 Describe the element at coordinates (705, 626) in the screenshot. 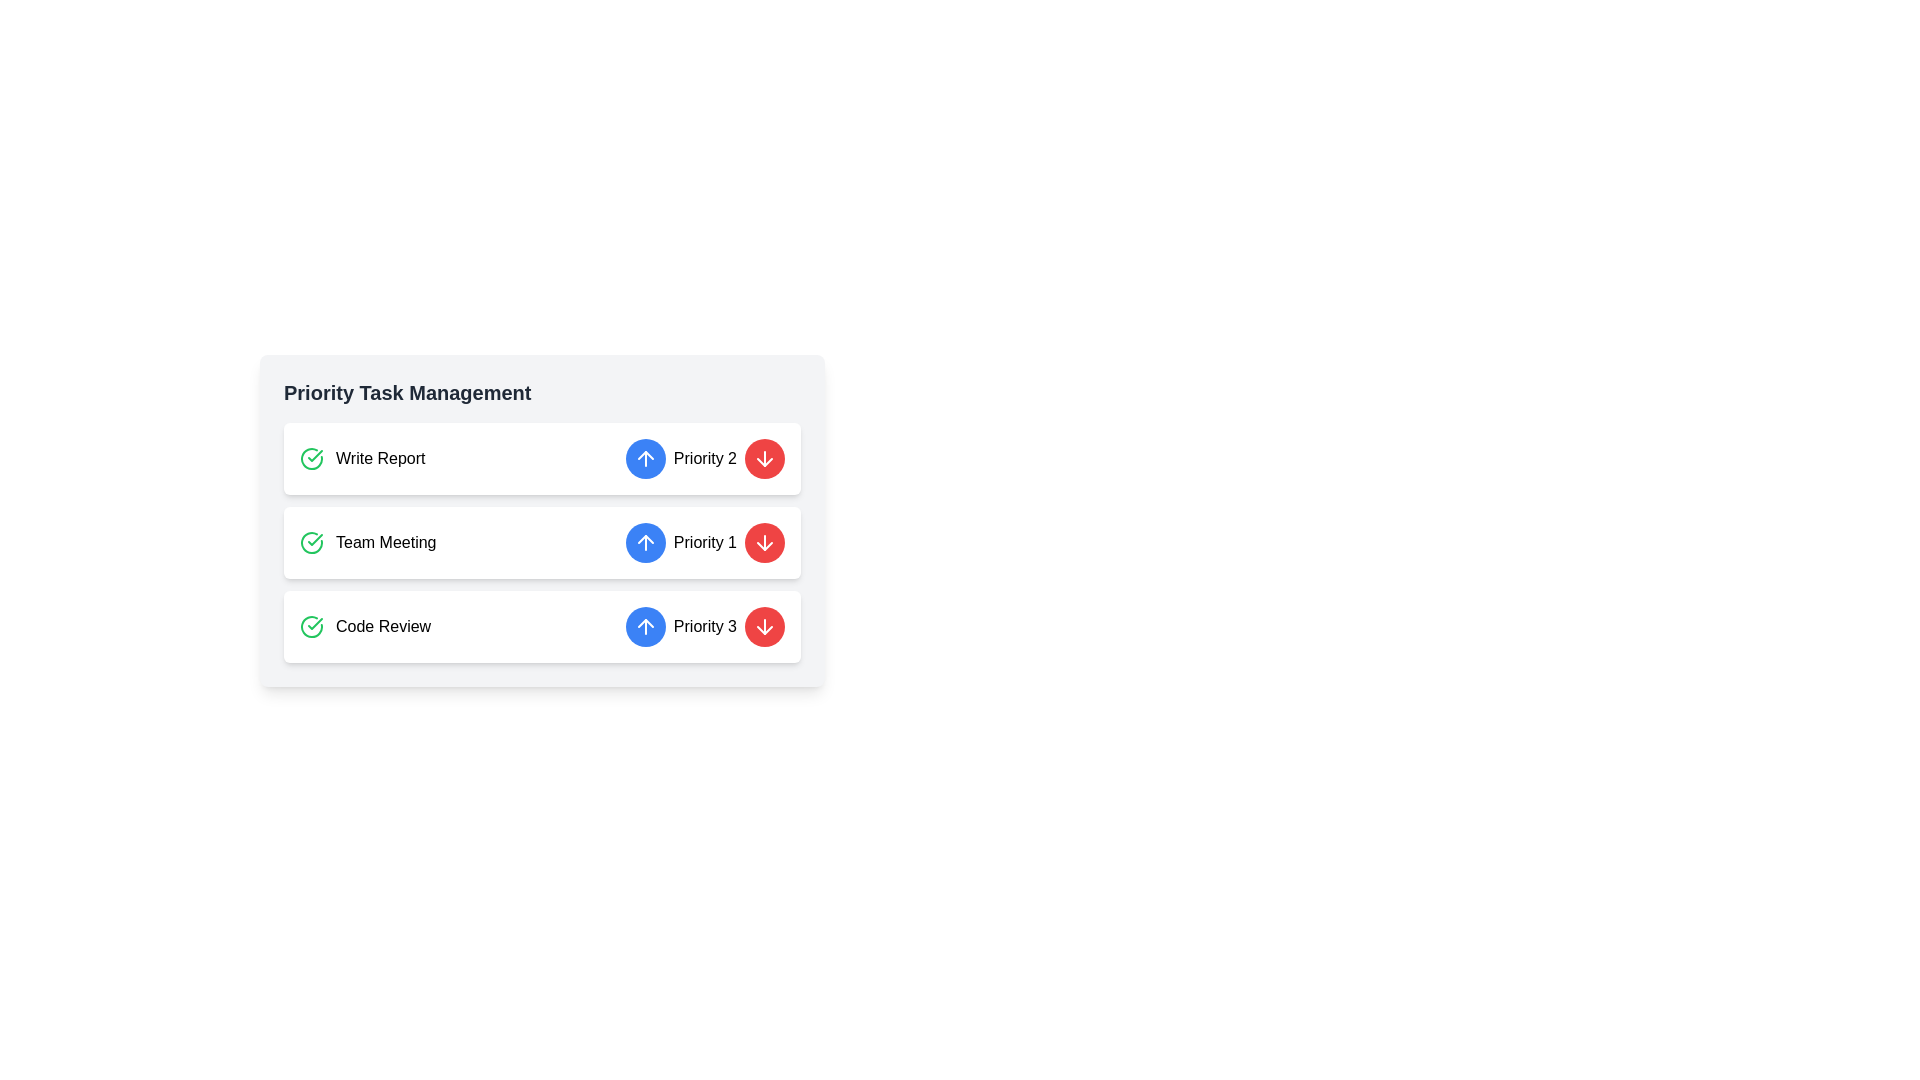

I see `the static text label that displays the priority level of the associated task, located between the blue and red circular buttons in the third item of the vertical task list` at that location.